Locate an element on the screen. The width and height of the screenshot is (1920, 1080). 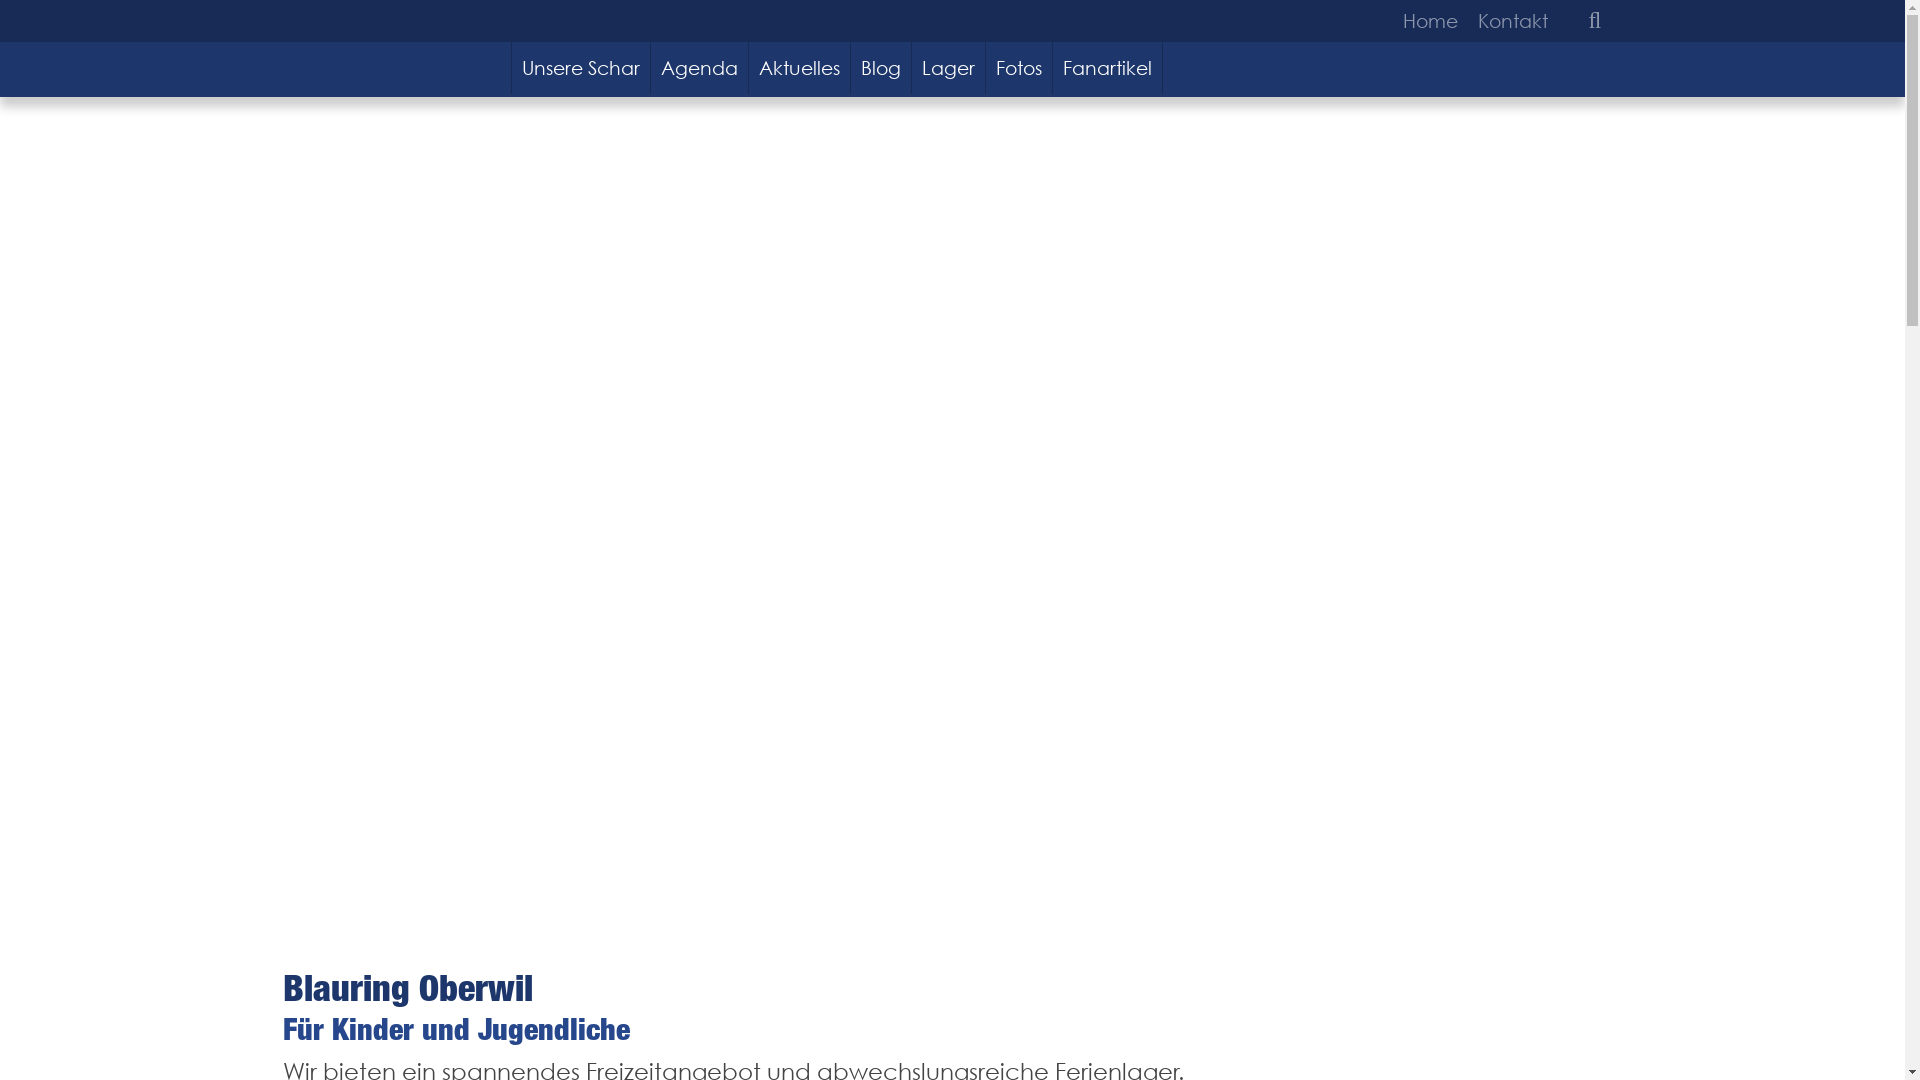
'Unsere Schar' is located at coordinates (579, 67).